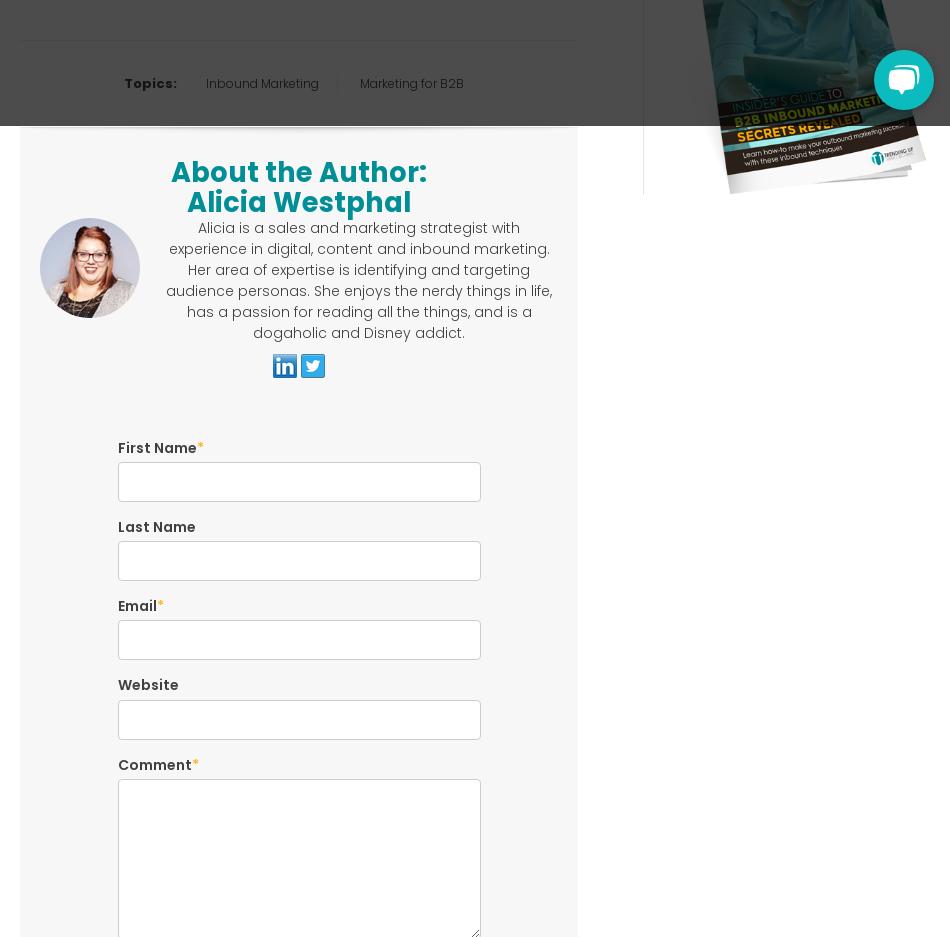 The width and height of the screenshot is (950, 937). I want to click on 'About the Author:', so click(297, 171).